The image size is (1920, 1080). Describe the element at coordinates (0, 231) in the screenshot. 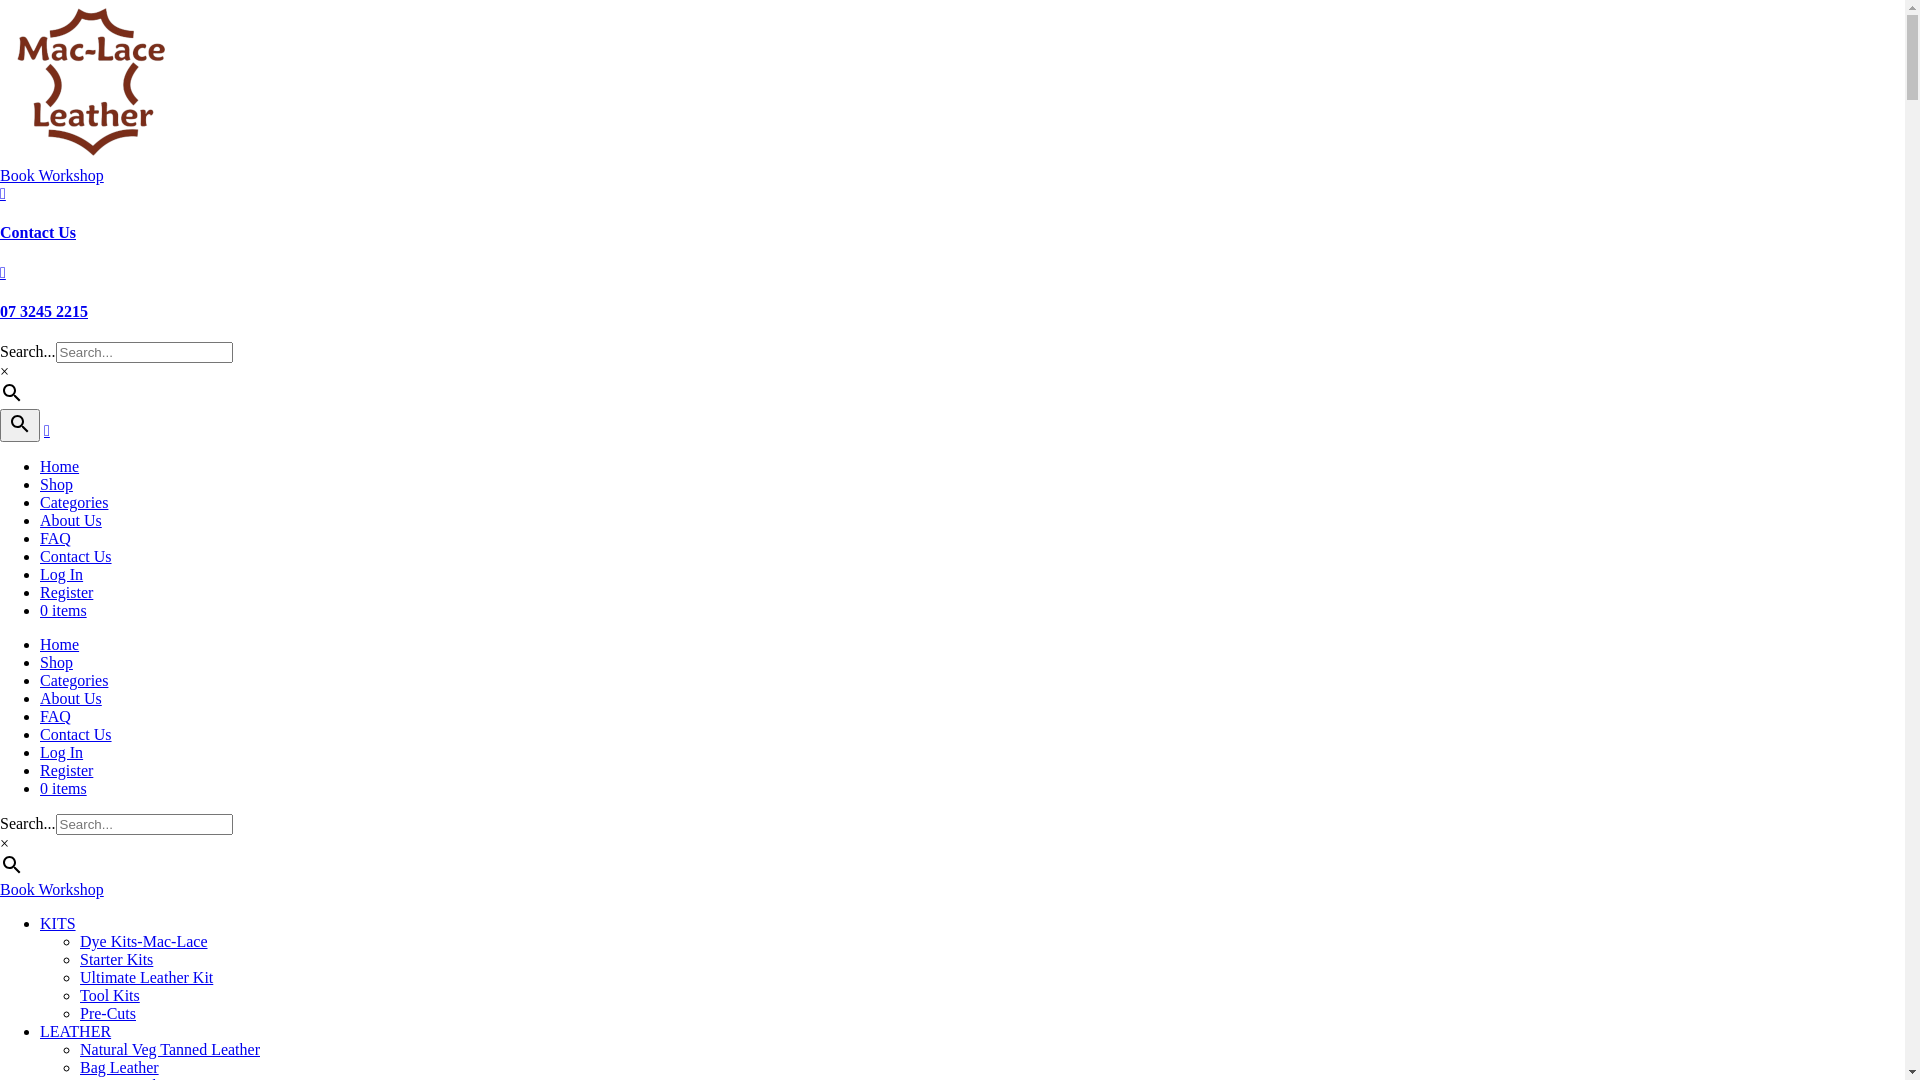

I see `'Contact Us'` at that location.